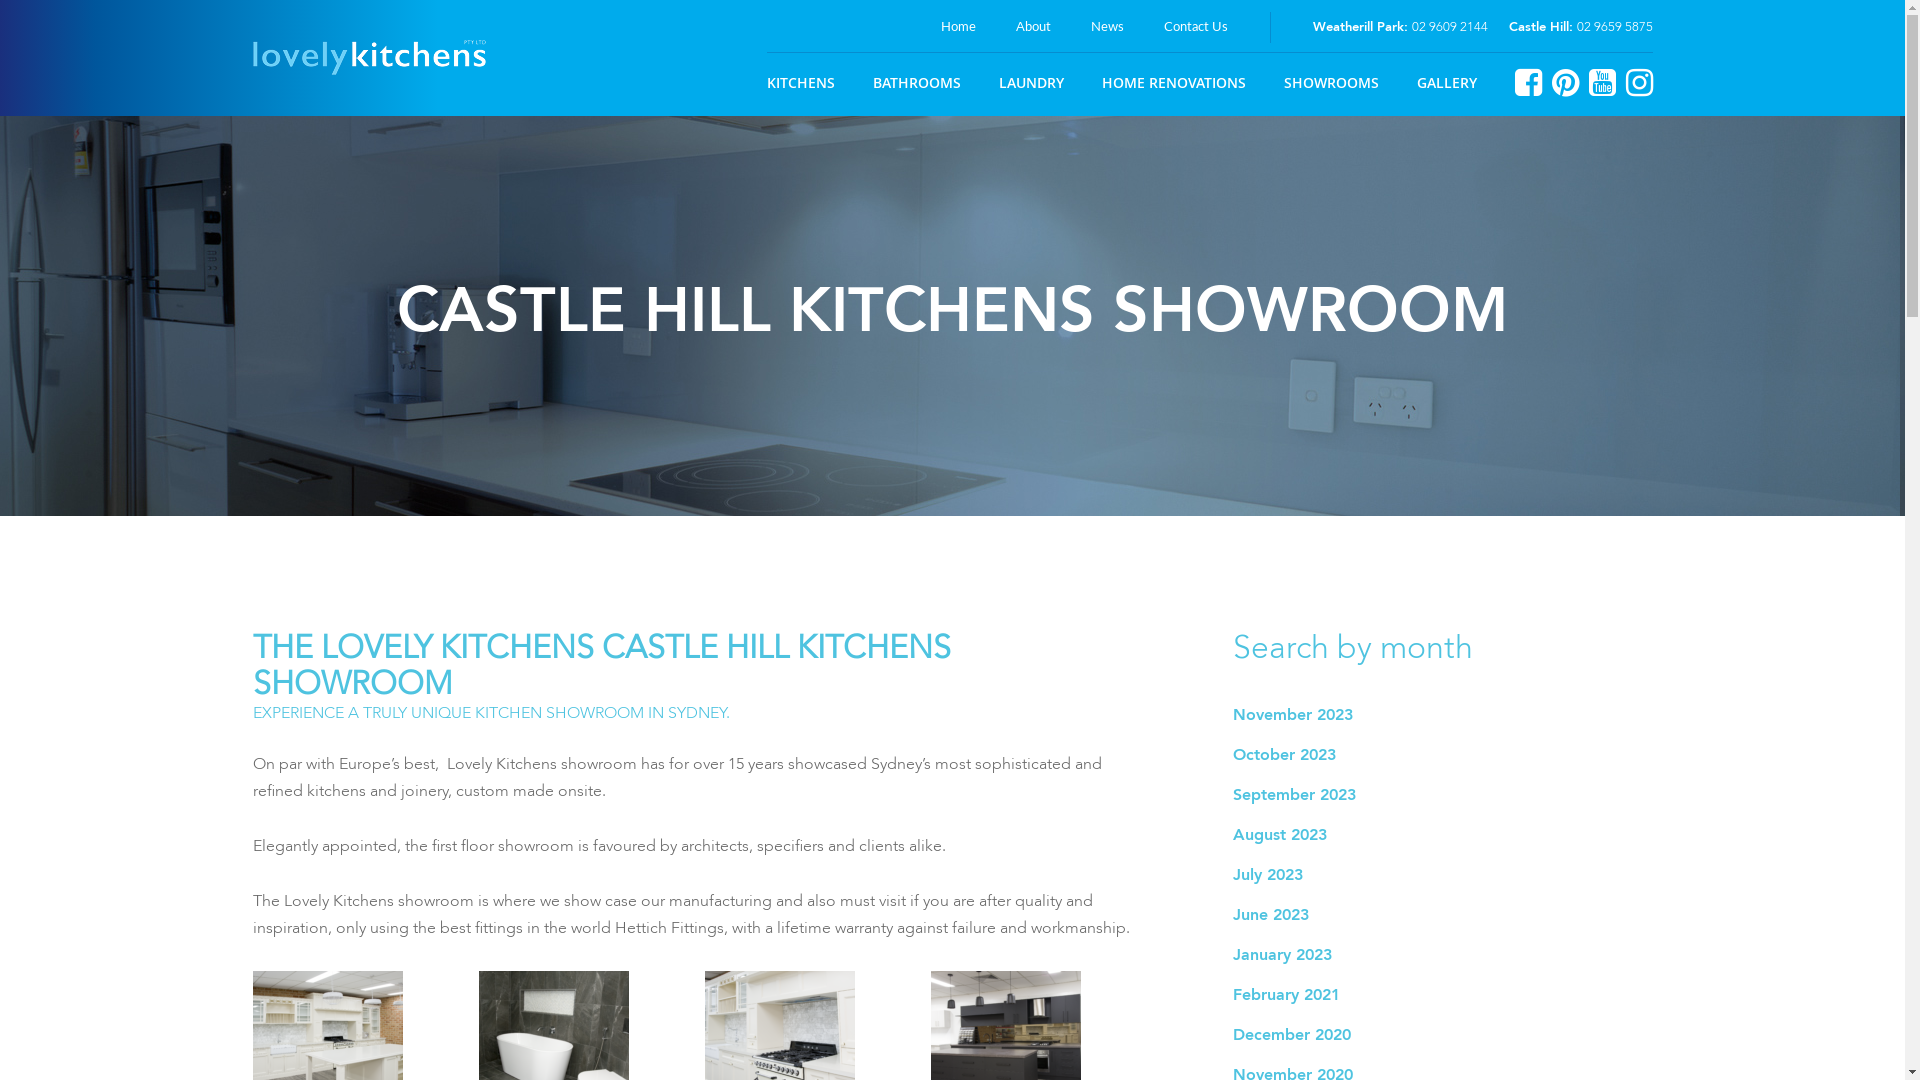  What do you see at coordinates (1613, 27) in the screenshot?
I see `'02 9659 5875'` at bounding box center [1613, 27].